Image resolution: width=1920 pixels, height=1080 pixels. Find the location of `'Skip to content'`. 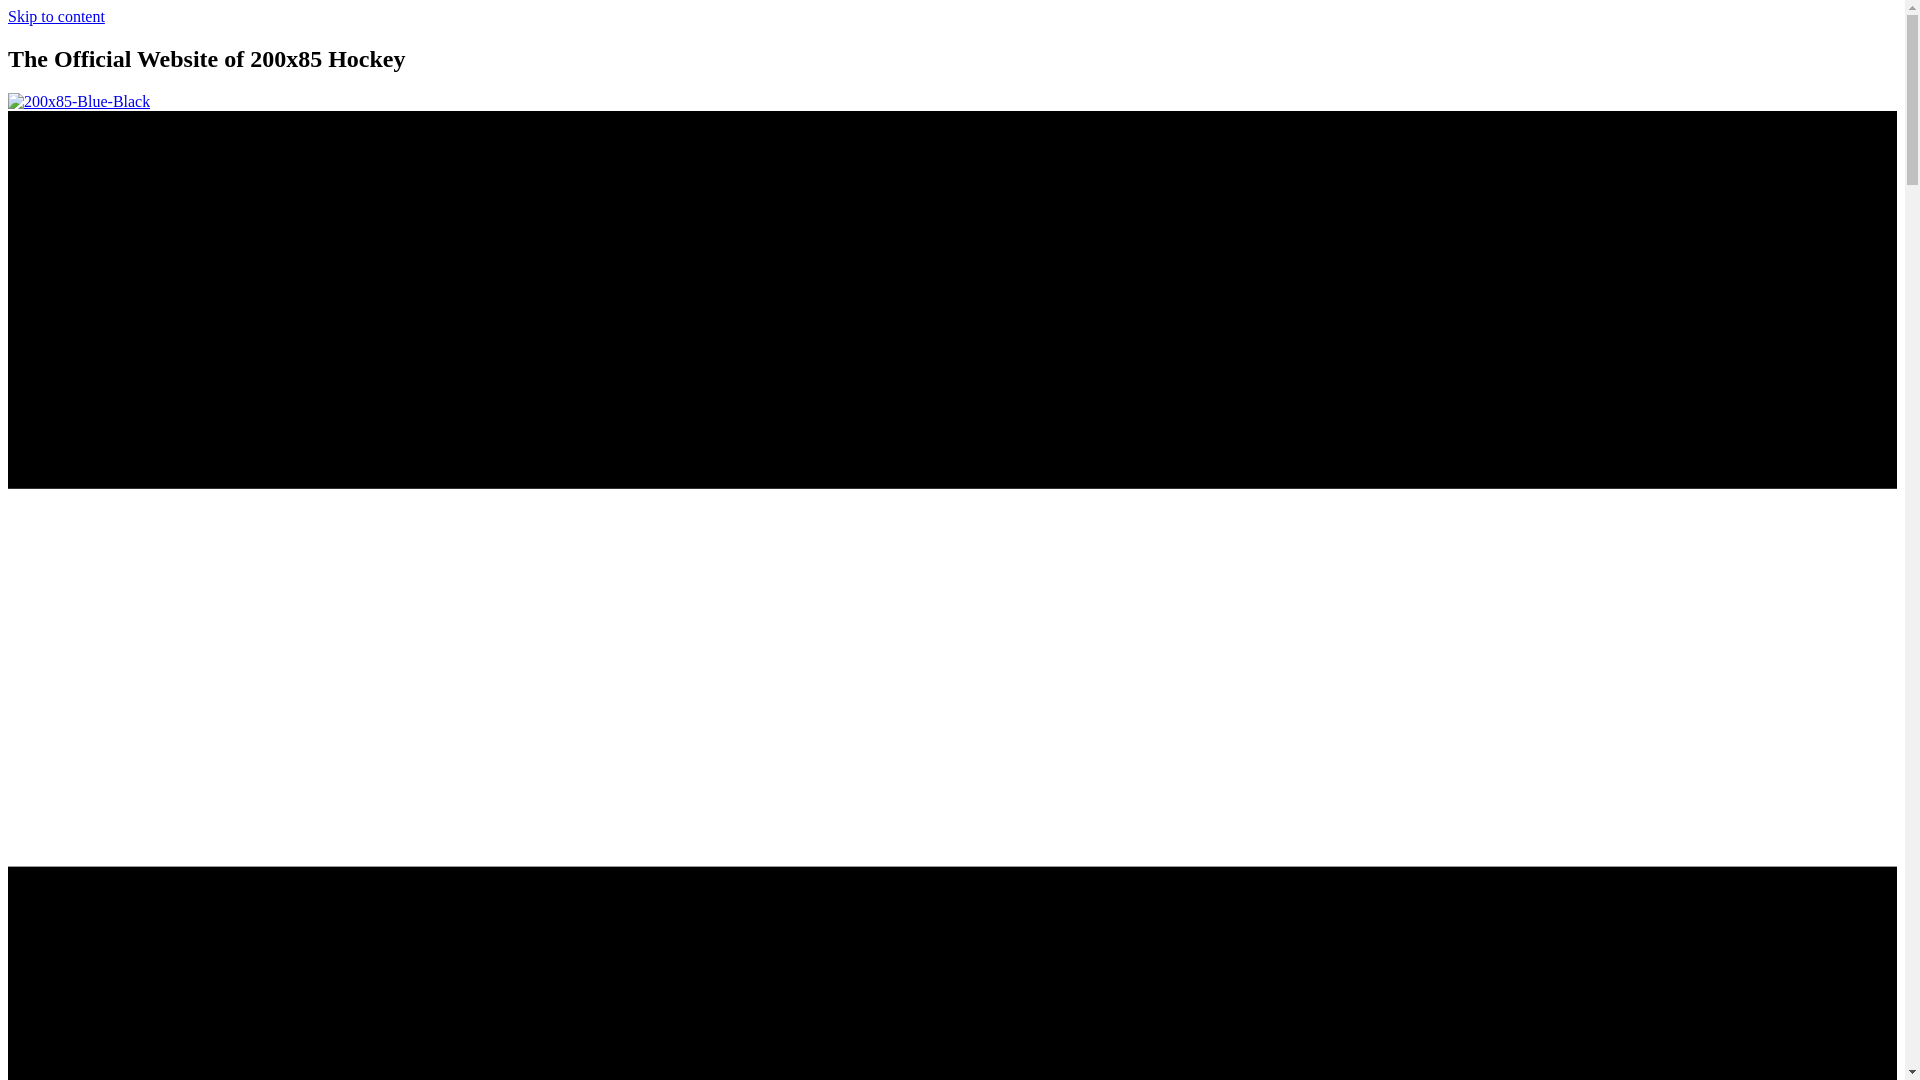

'Skip to content' is located at coordinates (56, 16).